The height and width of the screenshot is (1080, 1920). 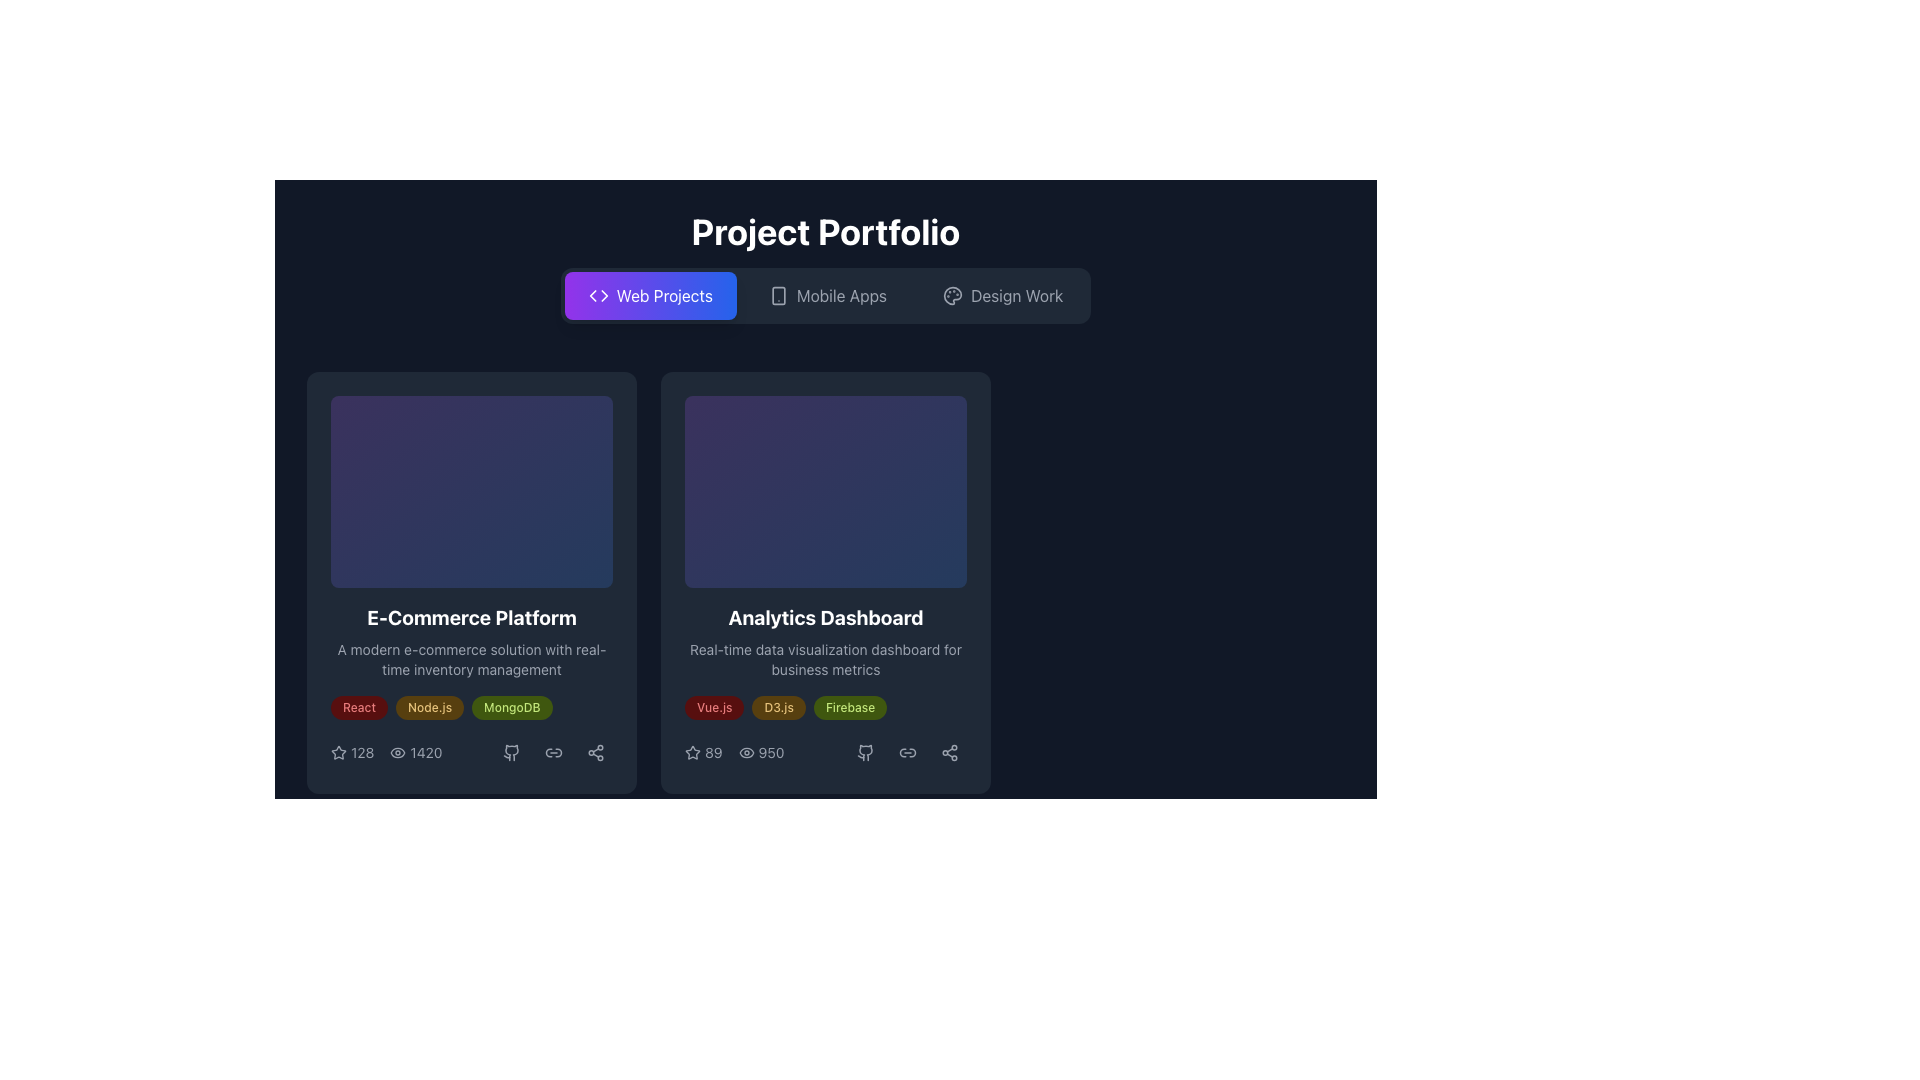 What do you see at coordinates (470, 659) in the screenshot?
I see `text paragraph styled with a small, gray font located below the 'E-Commerce Platform' header` at bounding box center [470, 659].